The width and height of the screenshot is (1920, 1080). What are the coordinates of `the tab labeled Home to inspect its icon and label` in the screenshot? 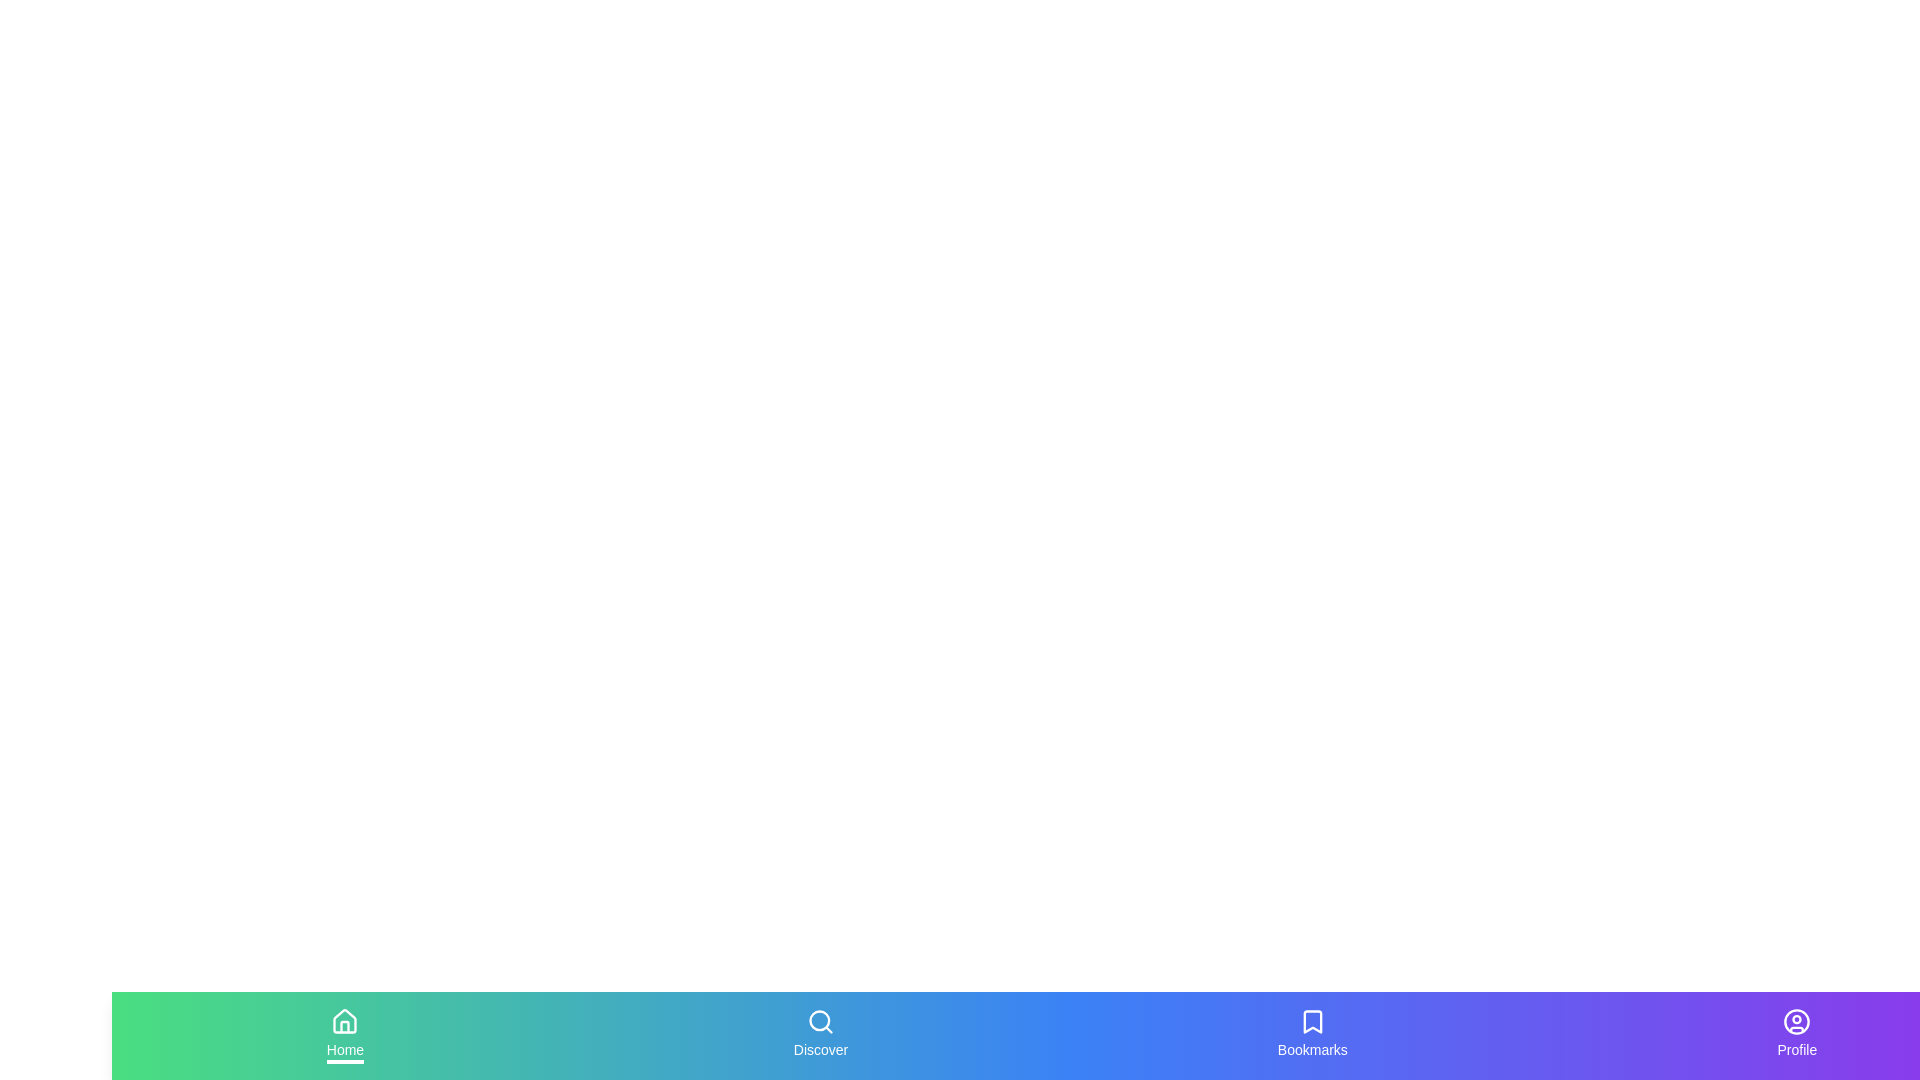 It's located at (345, 1035).